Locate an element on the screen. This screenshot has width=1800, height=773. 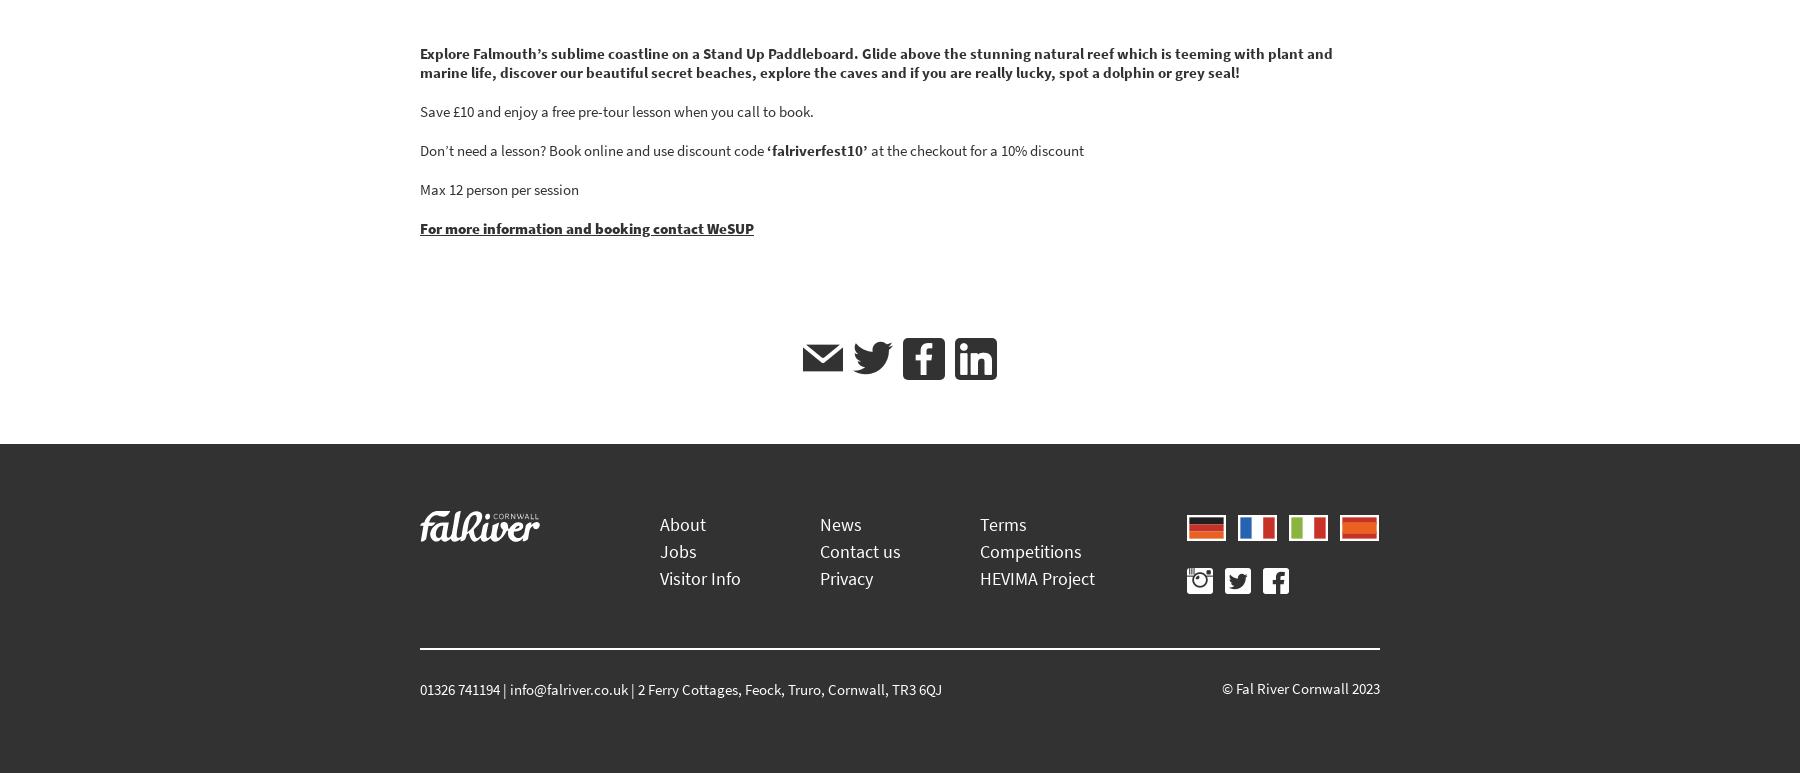
'‘falriverfest10’' is located at coordinates (817, 150).